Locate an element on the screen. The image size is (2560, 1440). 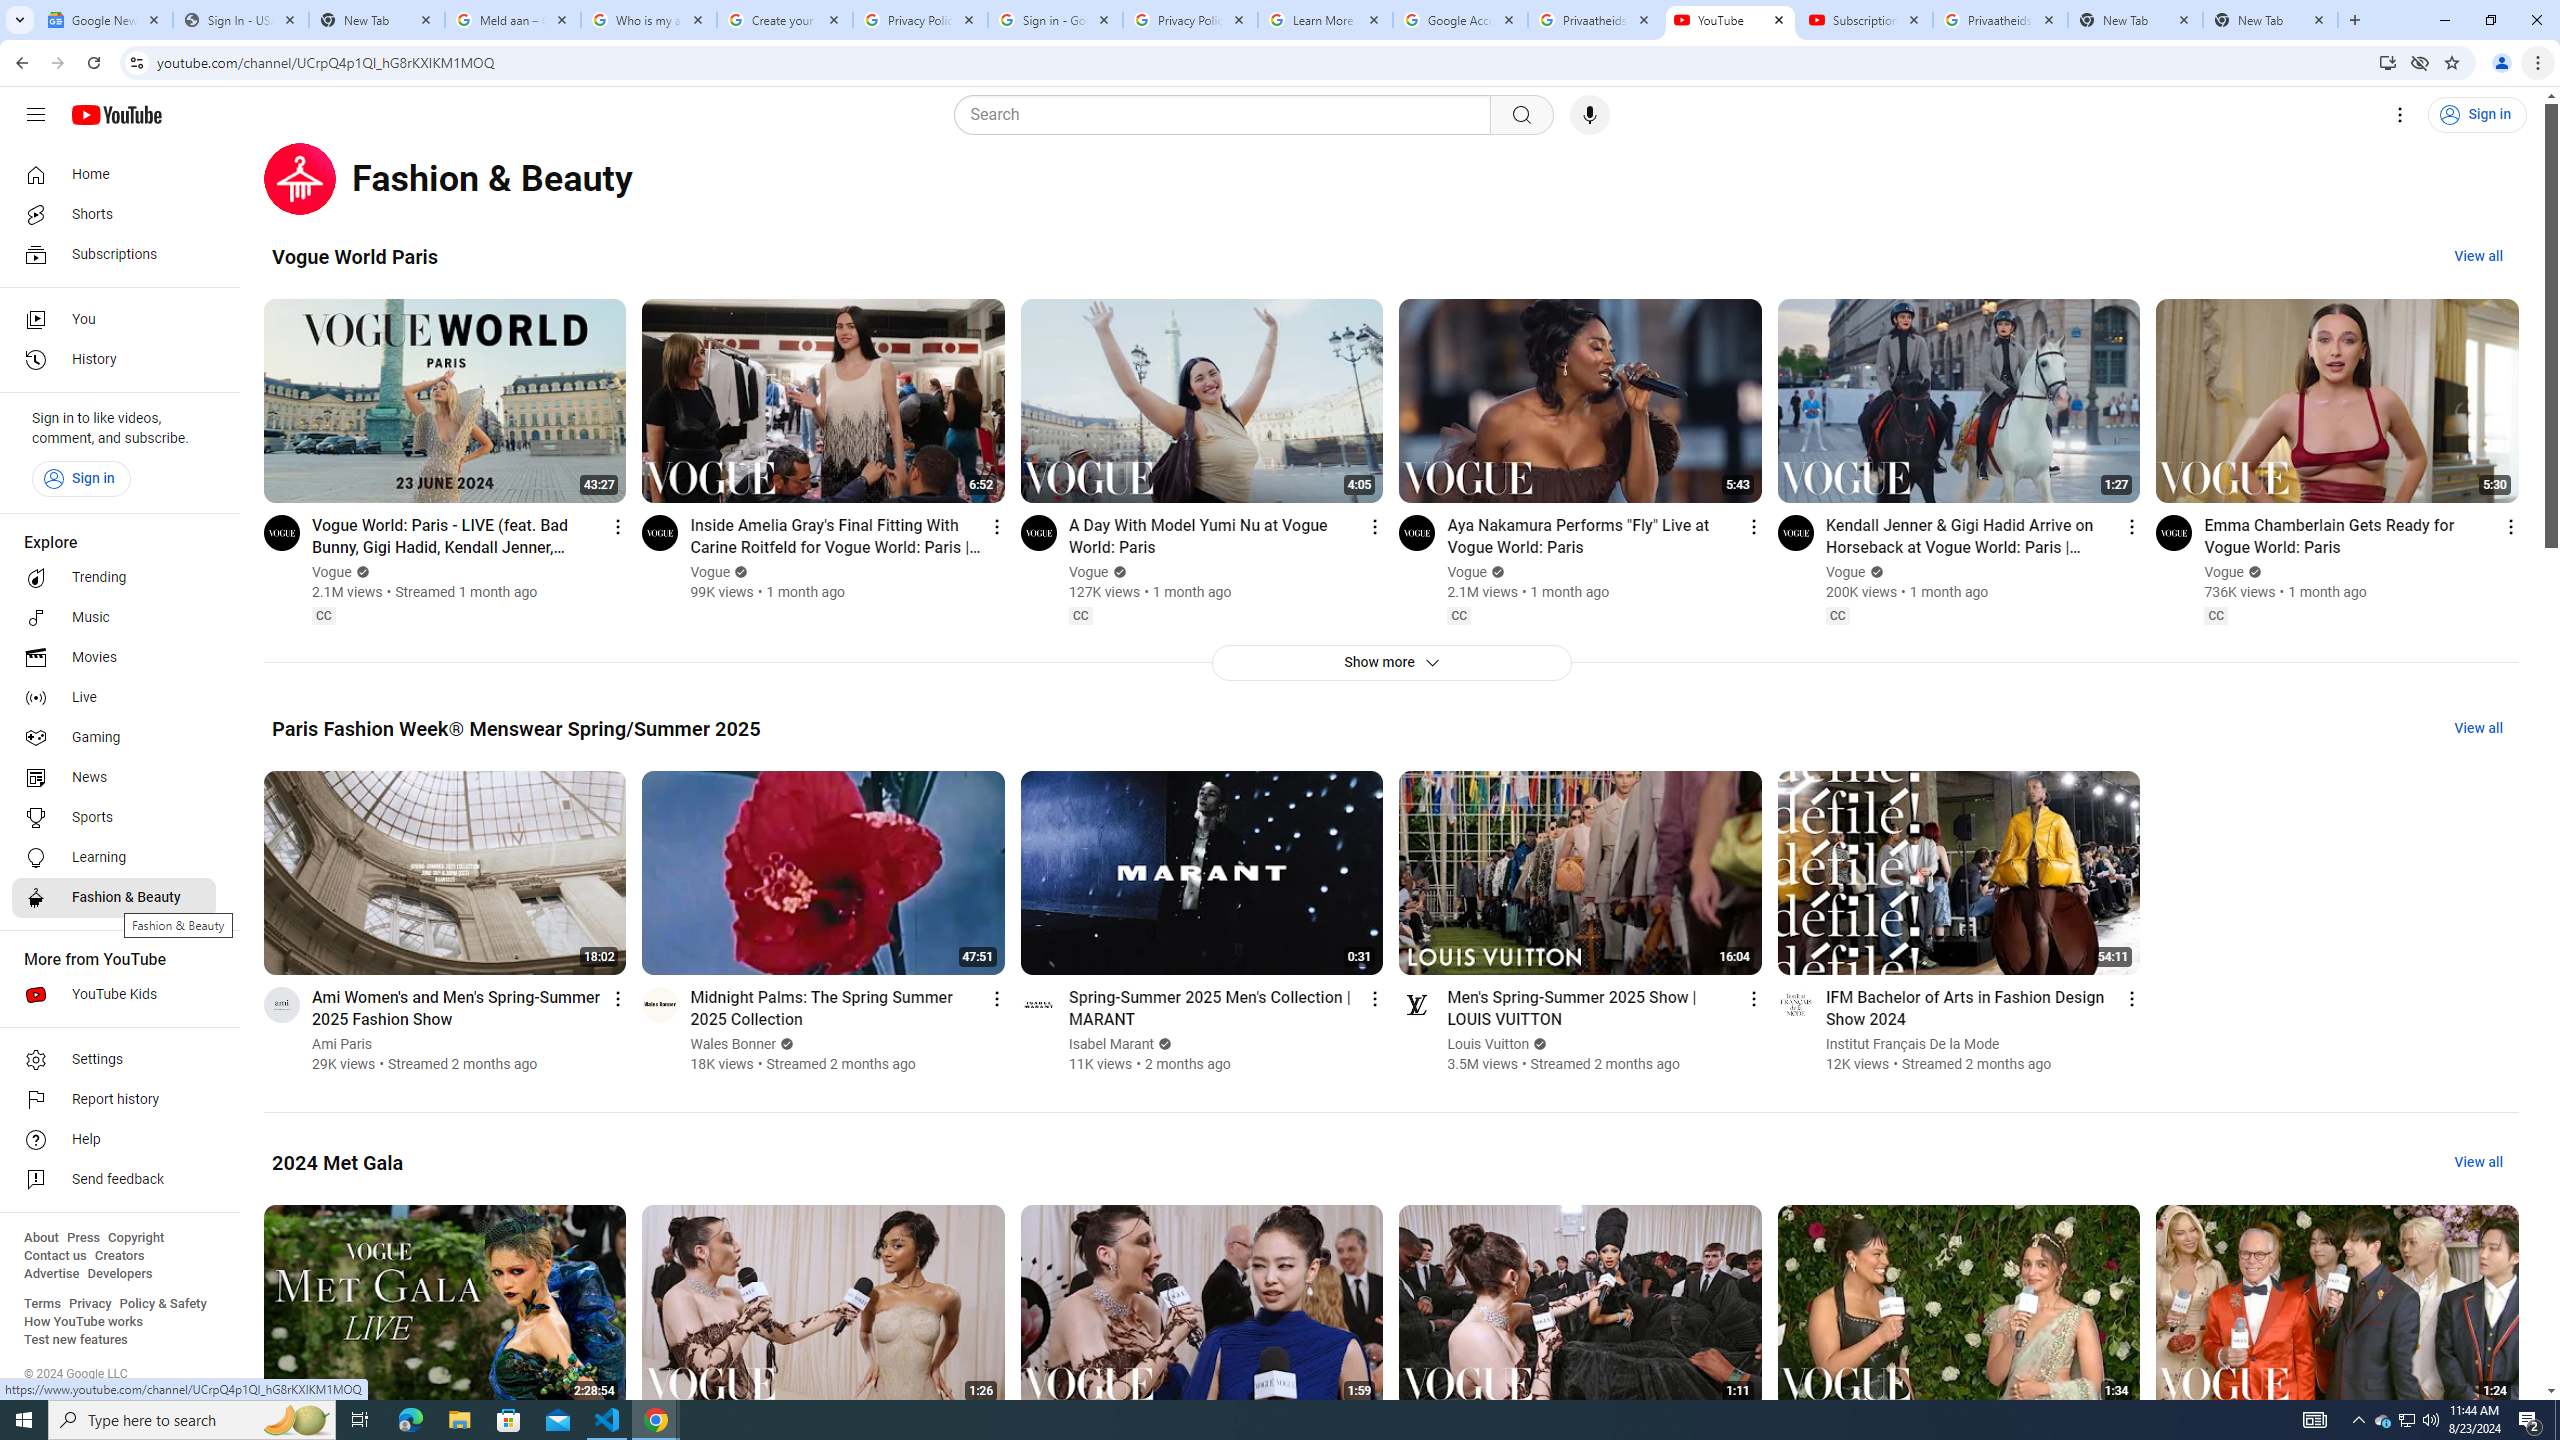
'Report history' is located at coordinates (113, 1099).